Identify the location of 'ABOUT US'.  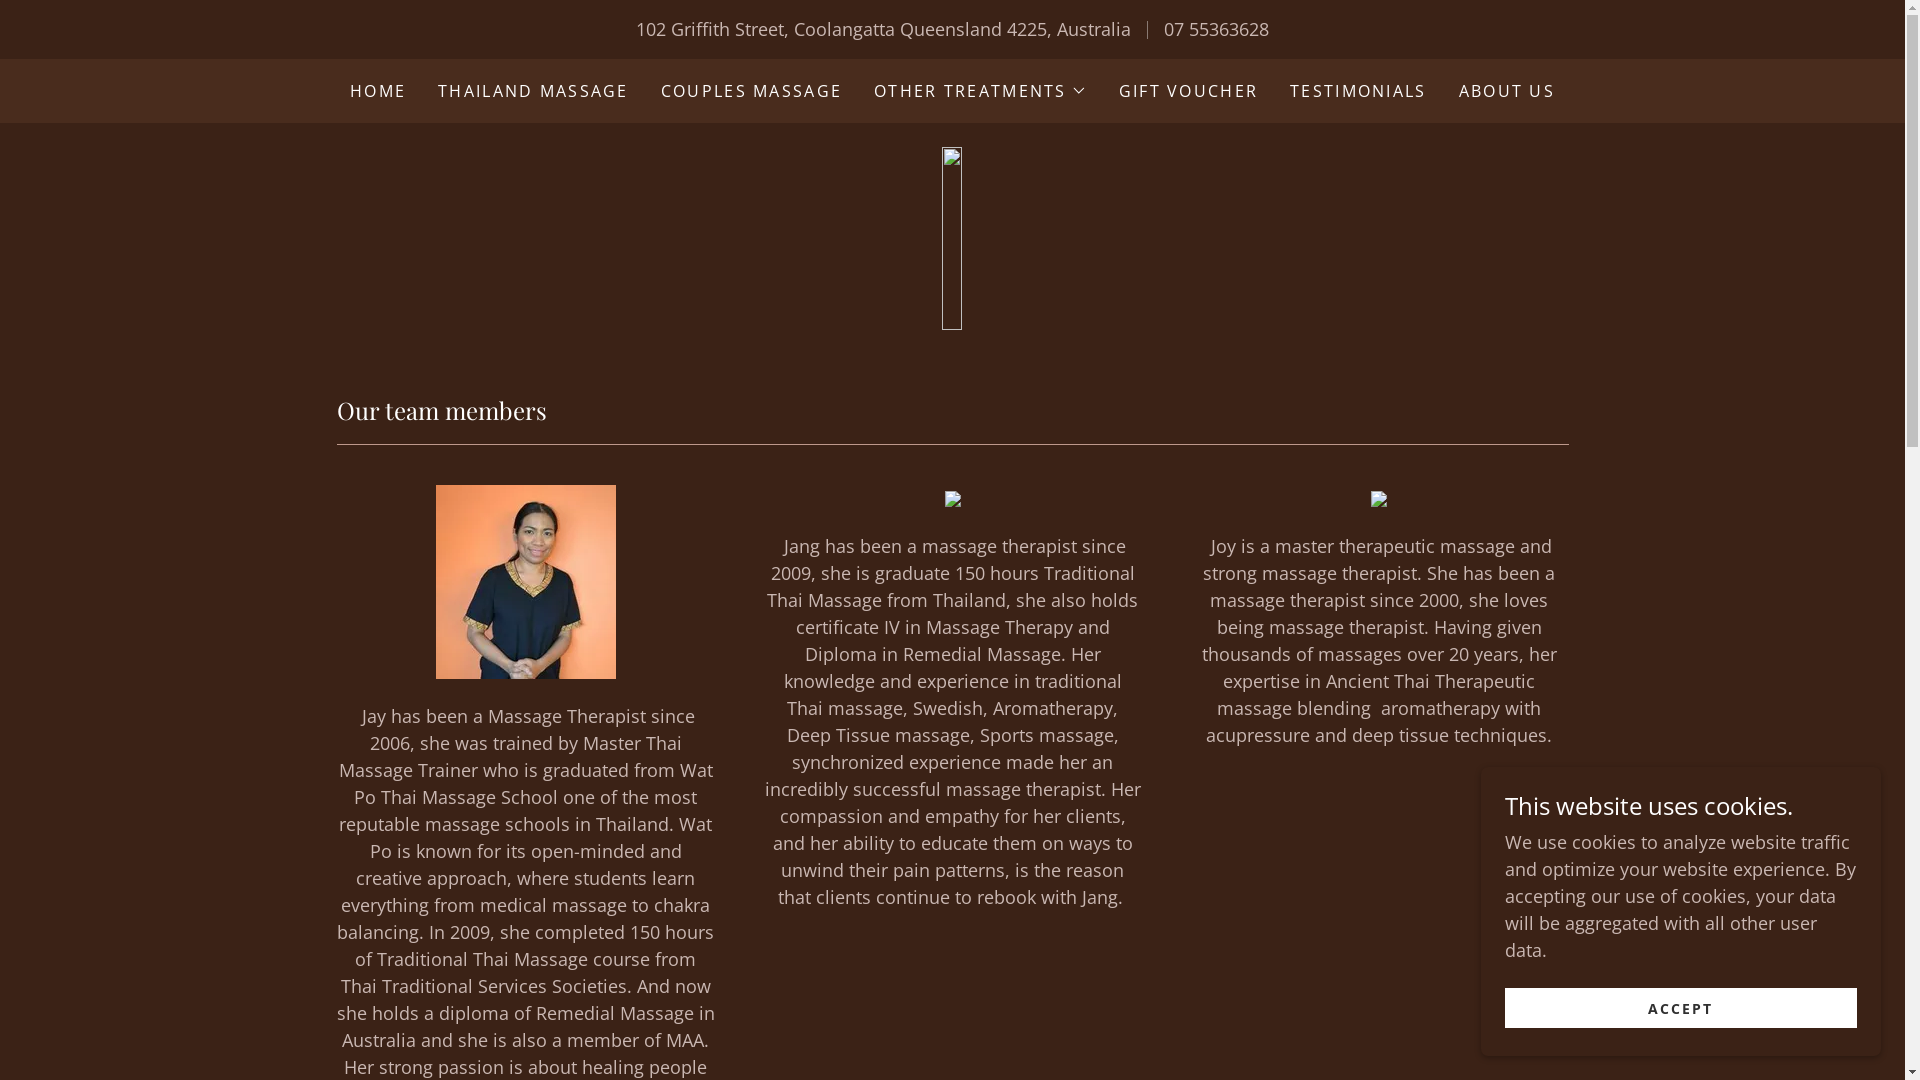
(1507, 91).